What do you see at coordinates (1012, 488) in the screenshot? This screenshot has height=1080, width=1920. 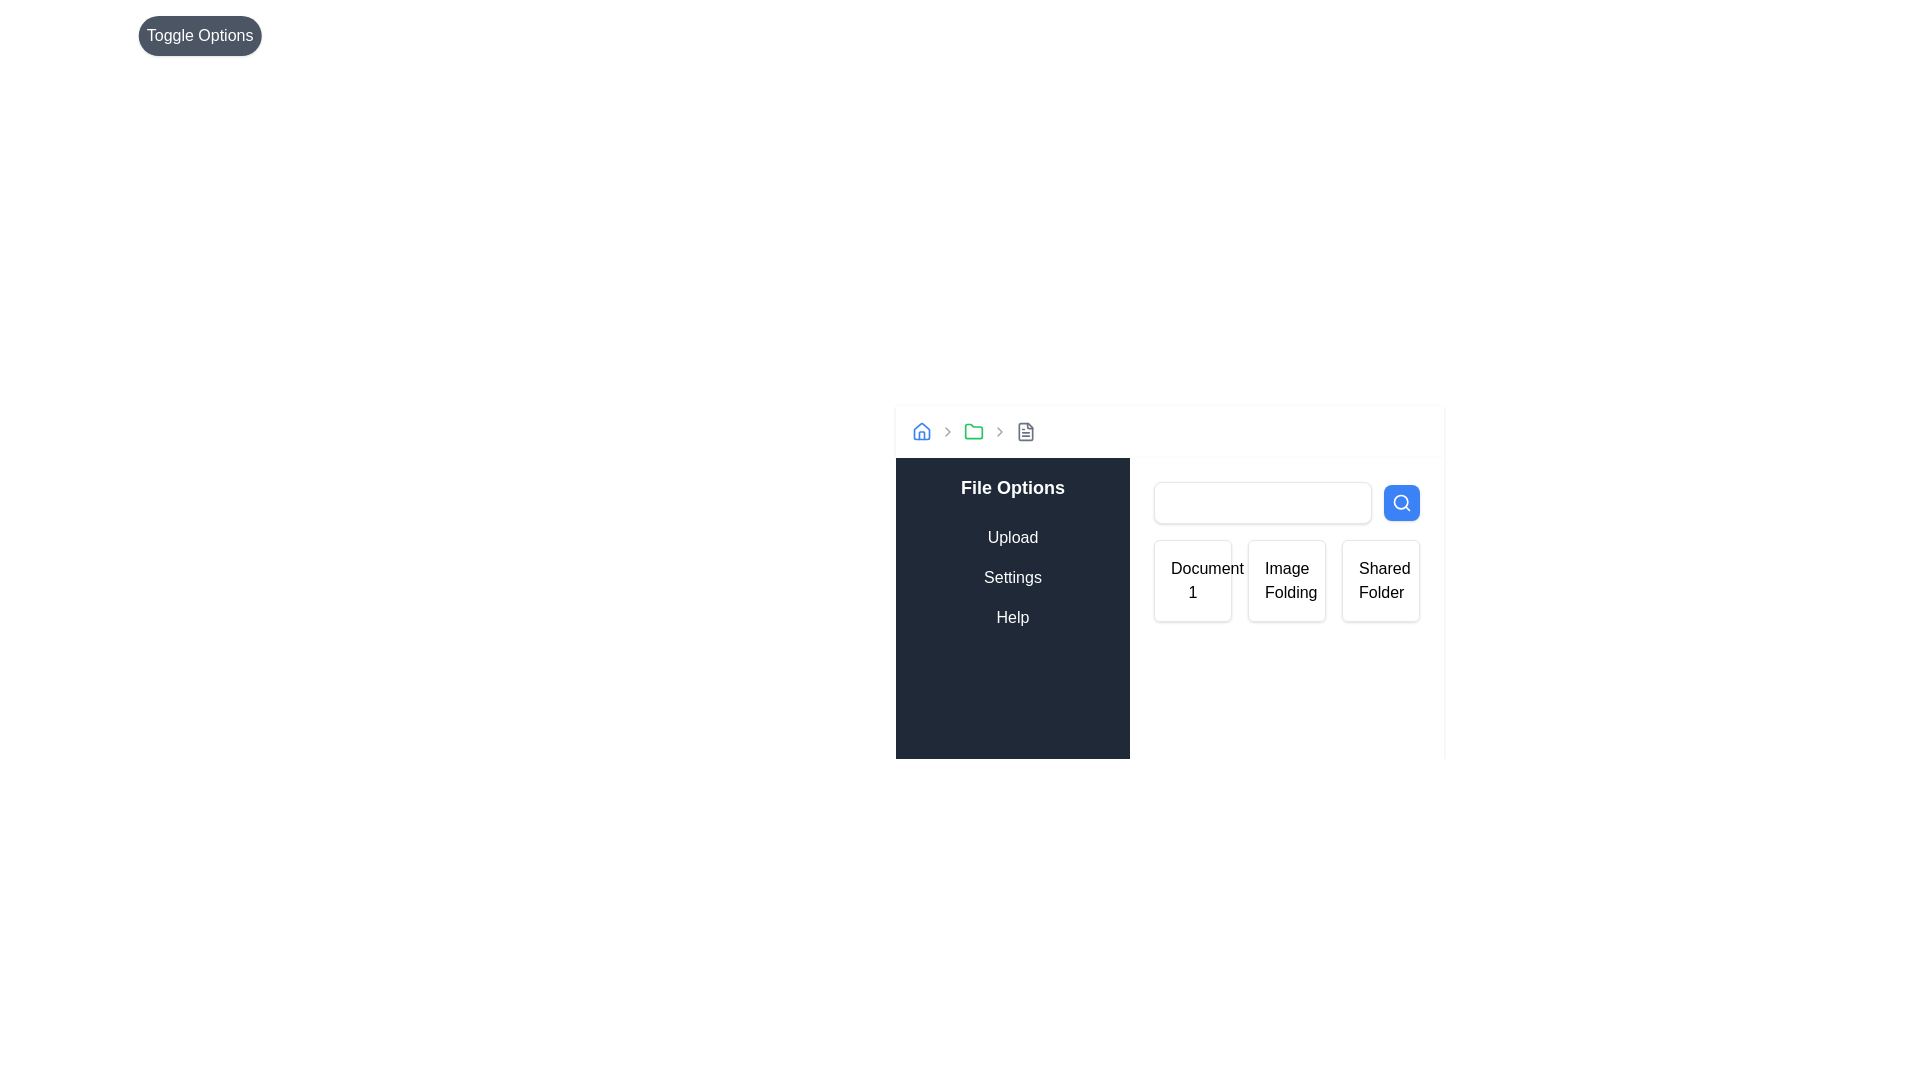 I see `text label displaying 'File Options' located at the top of the vertical navigation menu in the sidebar on the left side of the interface` at bounding box center [1012, 488].